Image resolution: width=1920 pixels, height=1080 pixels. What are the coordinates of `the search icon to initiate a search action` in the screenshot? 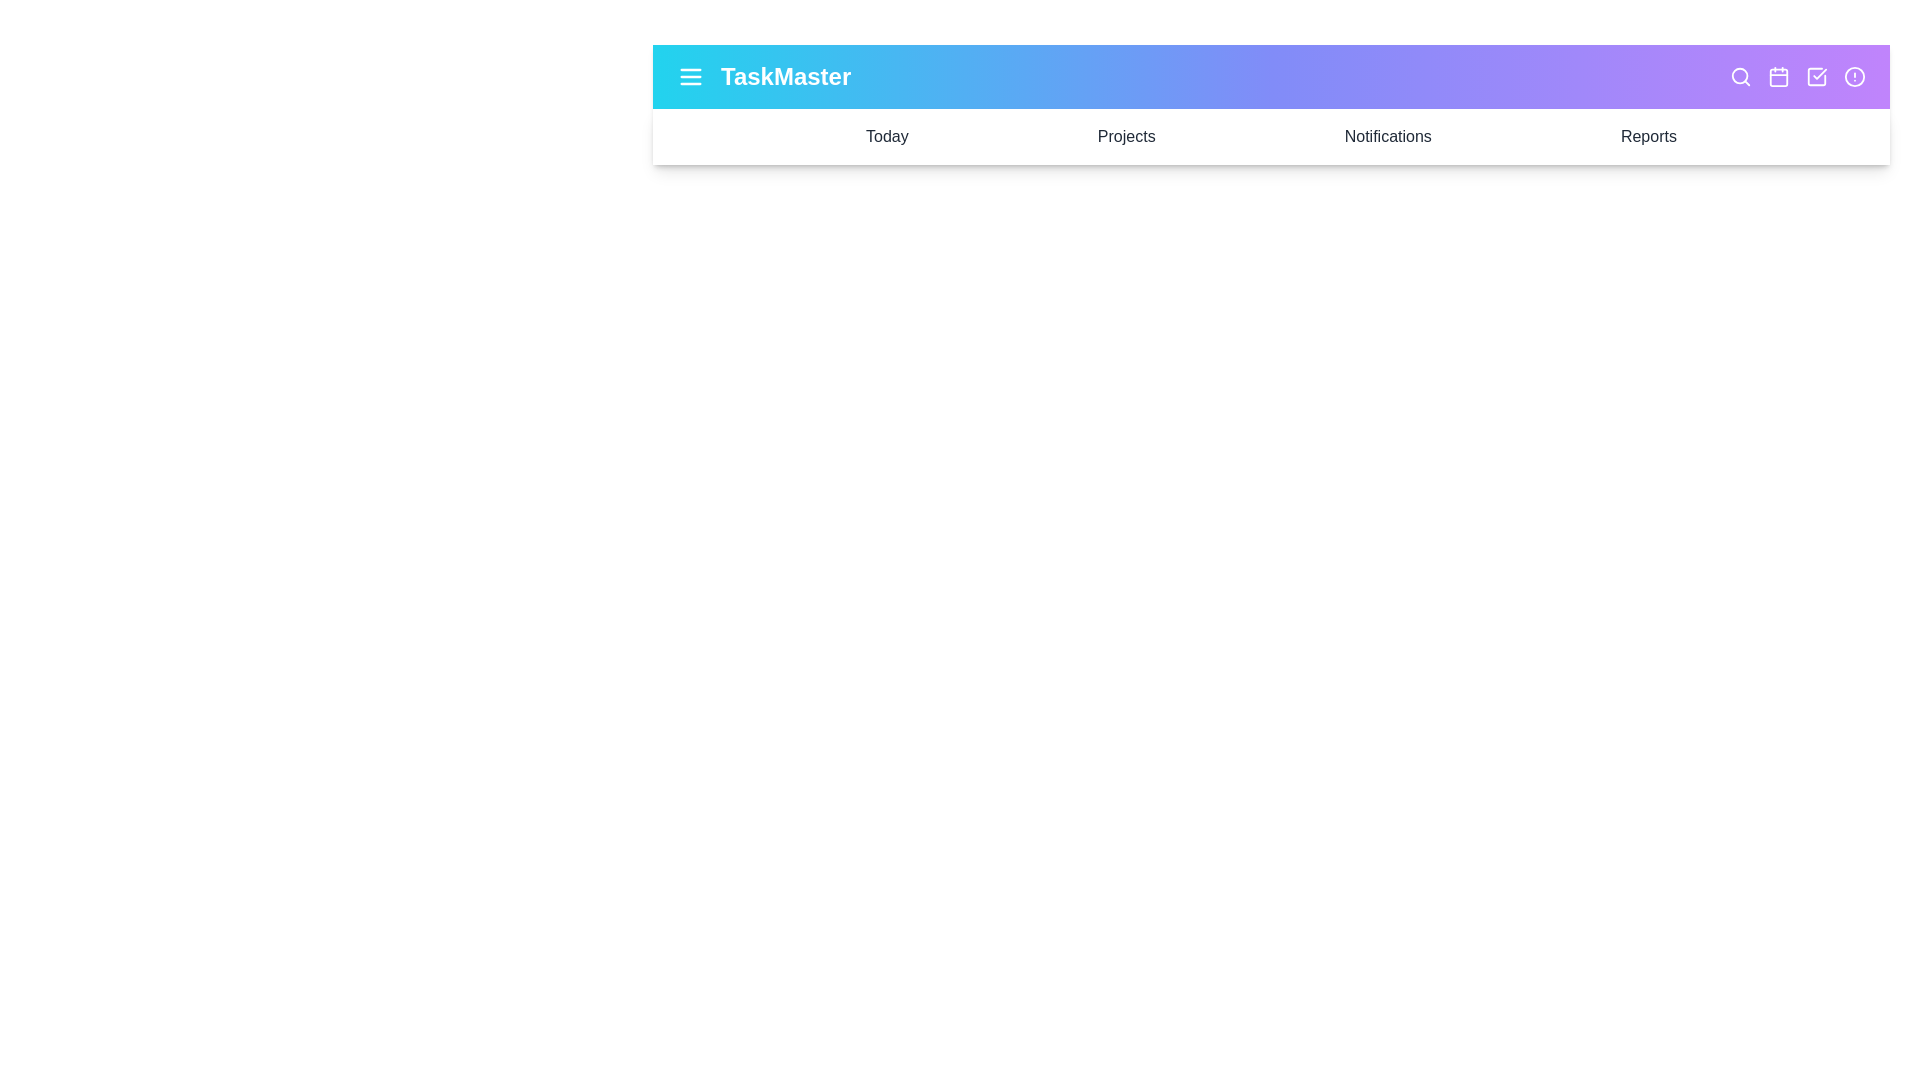 It's located at (1740, 76).